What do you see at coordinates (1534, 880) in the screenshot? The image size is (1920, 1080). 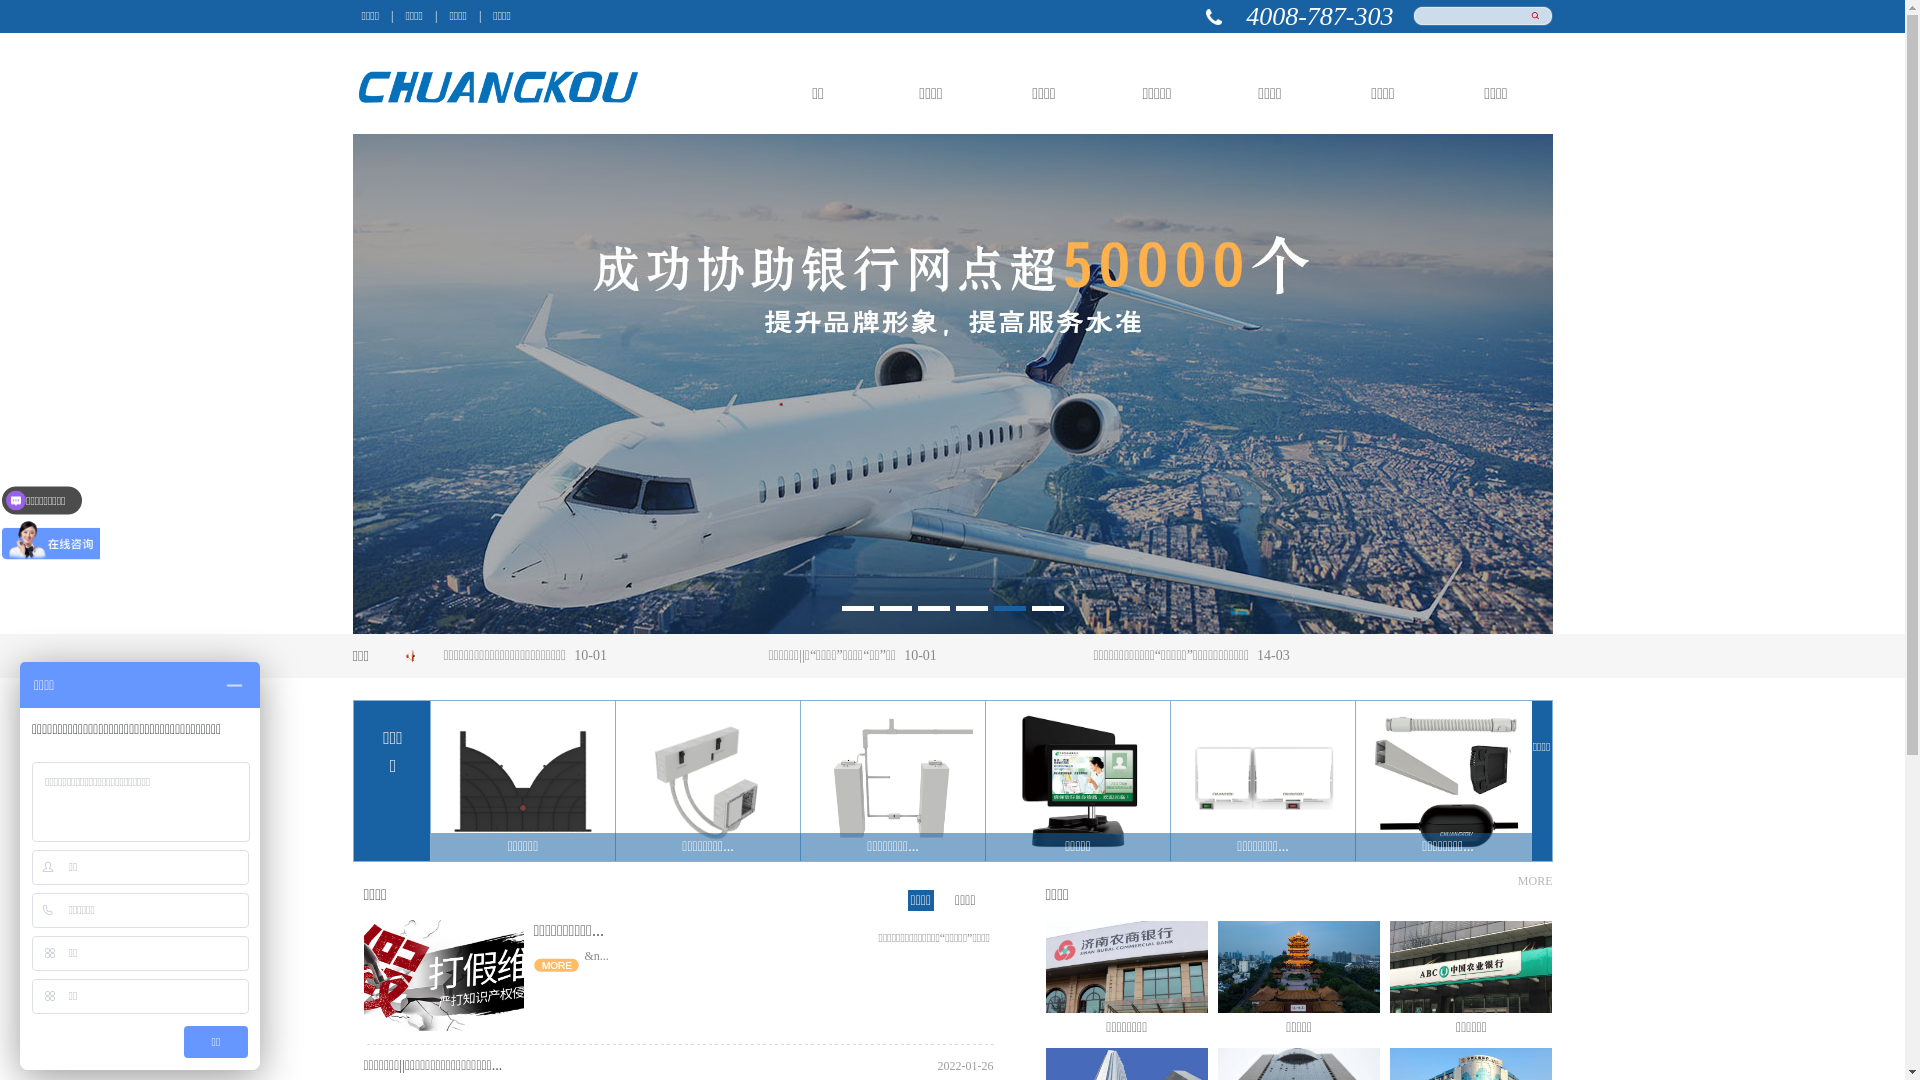 I see `'MORE'` at bounding box center [1534, 880].